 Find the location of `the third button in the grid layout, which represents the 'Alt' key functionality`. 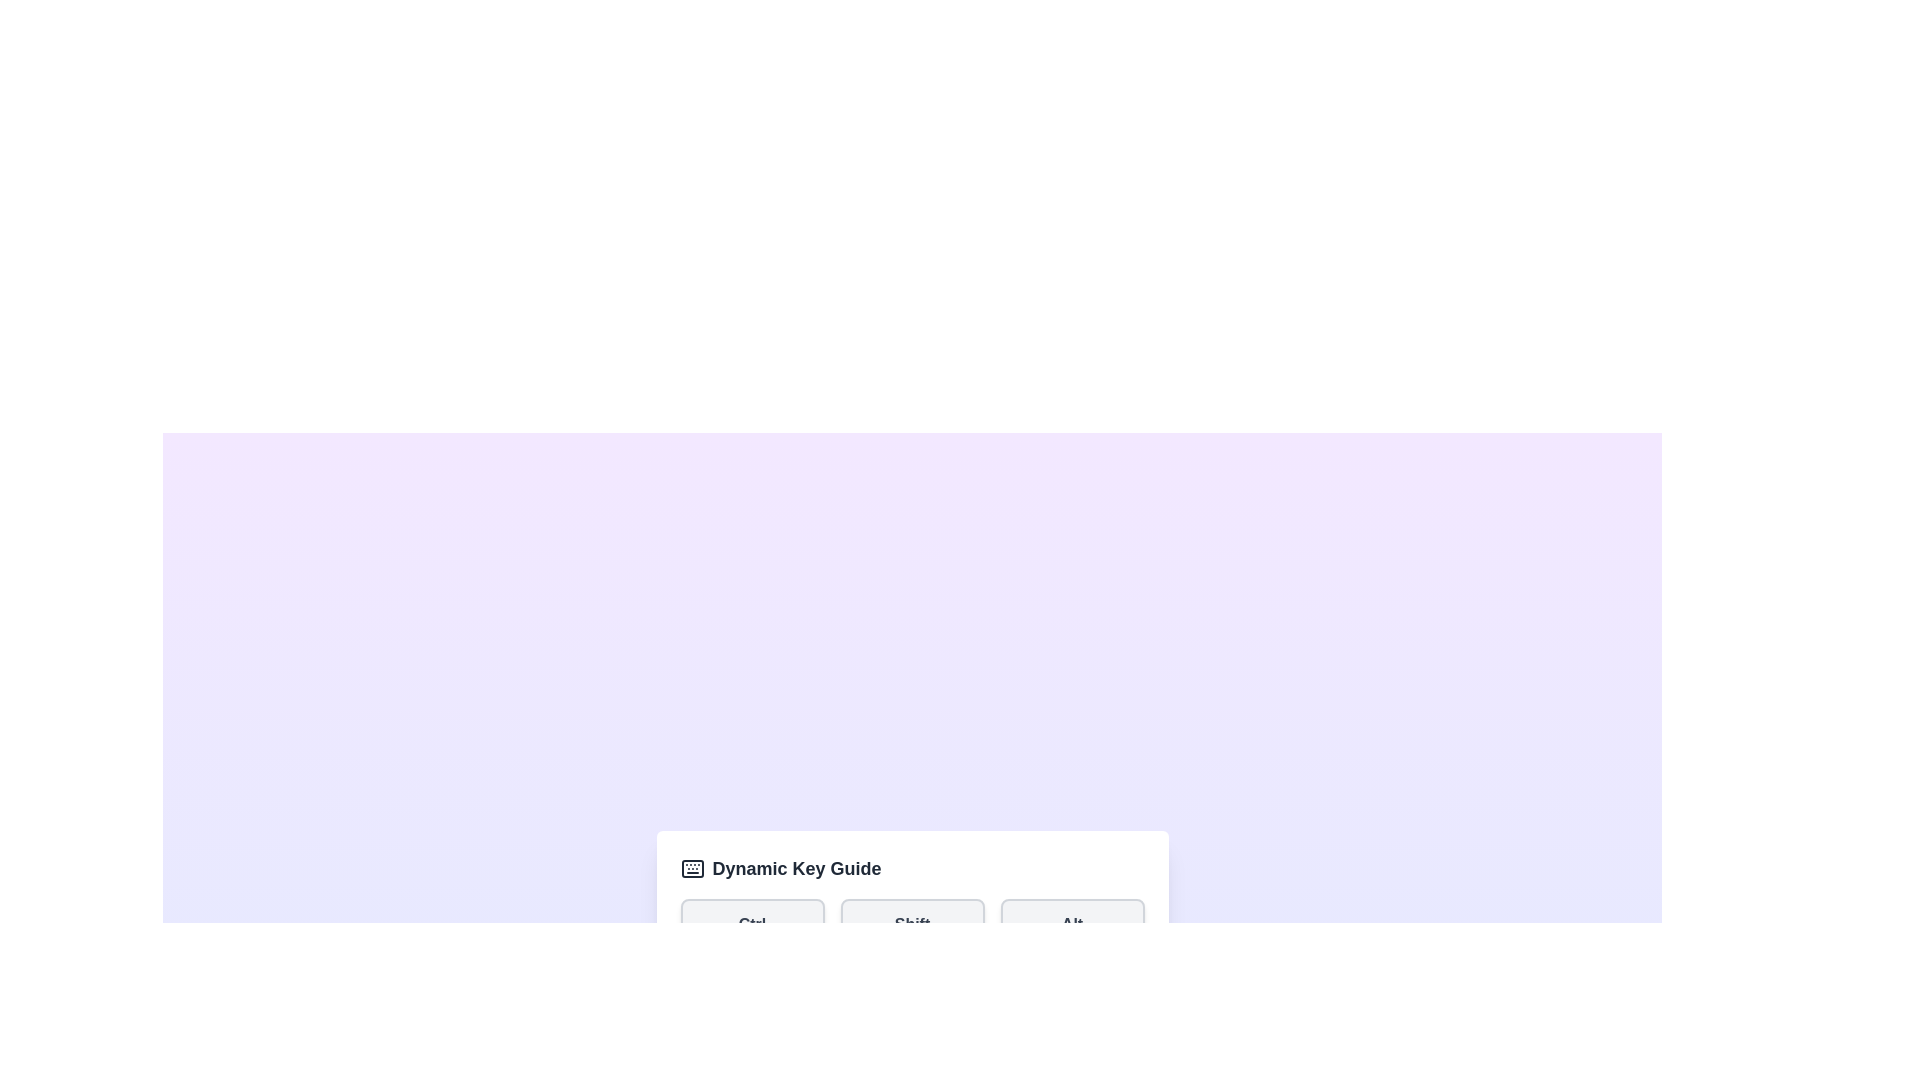

the third button in the grid layout, which represents the 'Alt' key functionality is located at coordinates (1071, 925).